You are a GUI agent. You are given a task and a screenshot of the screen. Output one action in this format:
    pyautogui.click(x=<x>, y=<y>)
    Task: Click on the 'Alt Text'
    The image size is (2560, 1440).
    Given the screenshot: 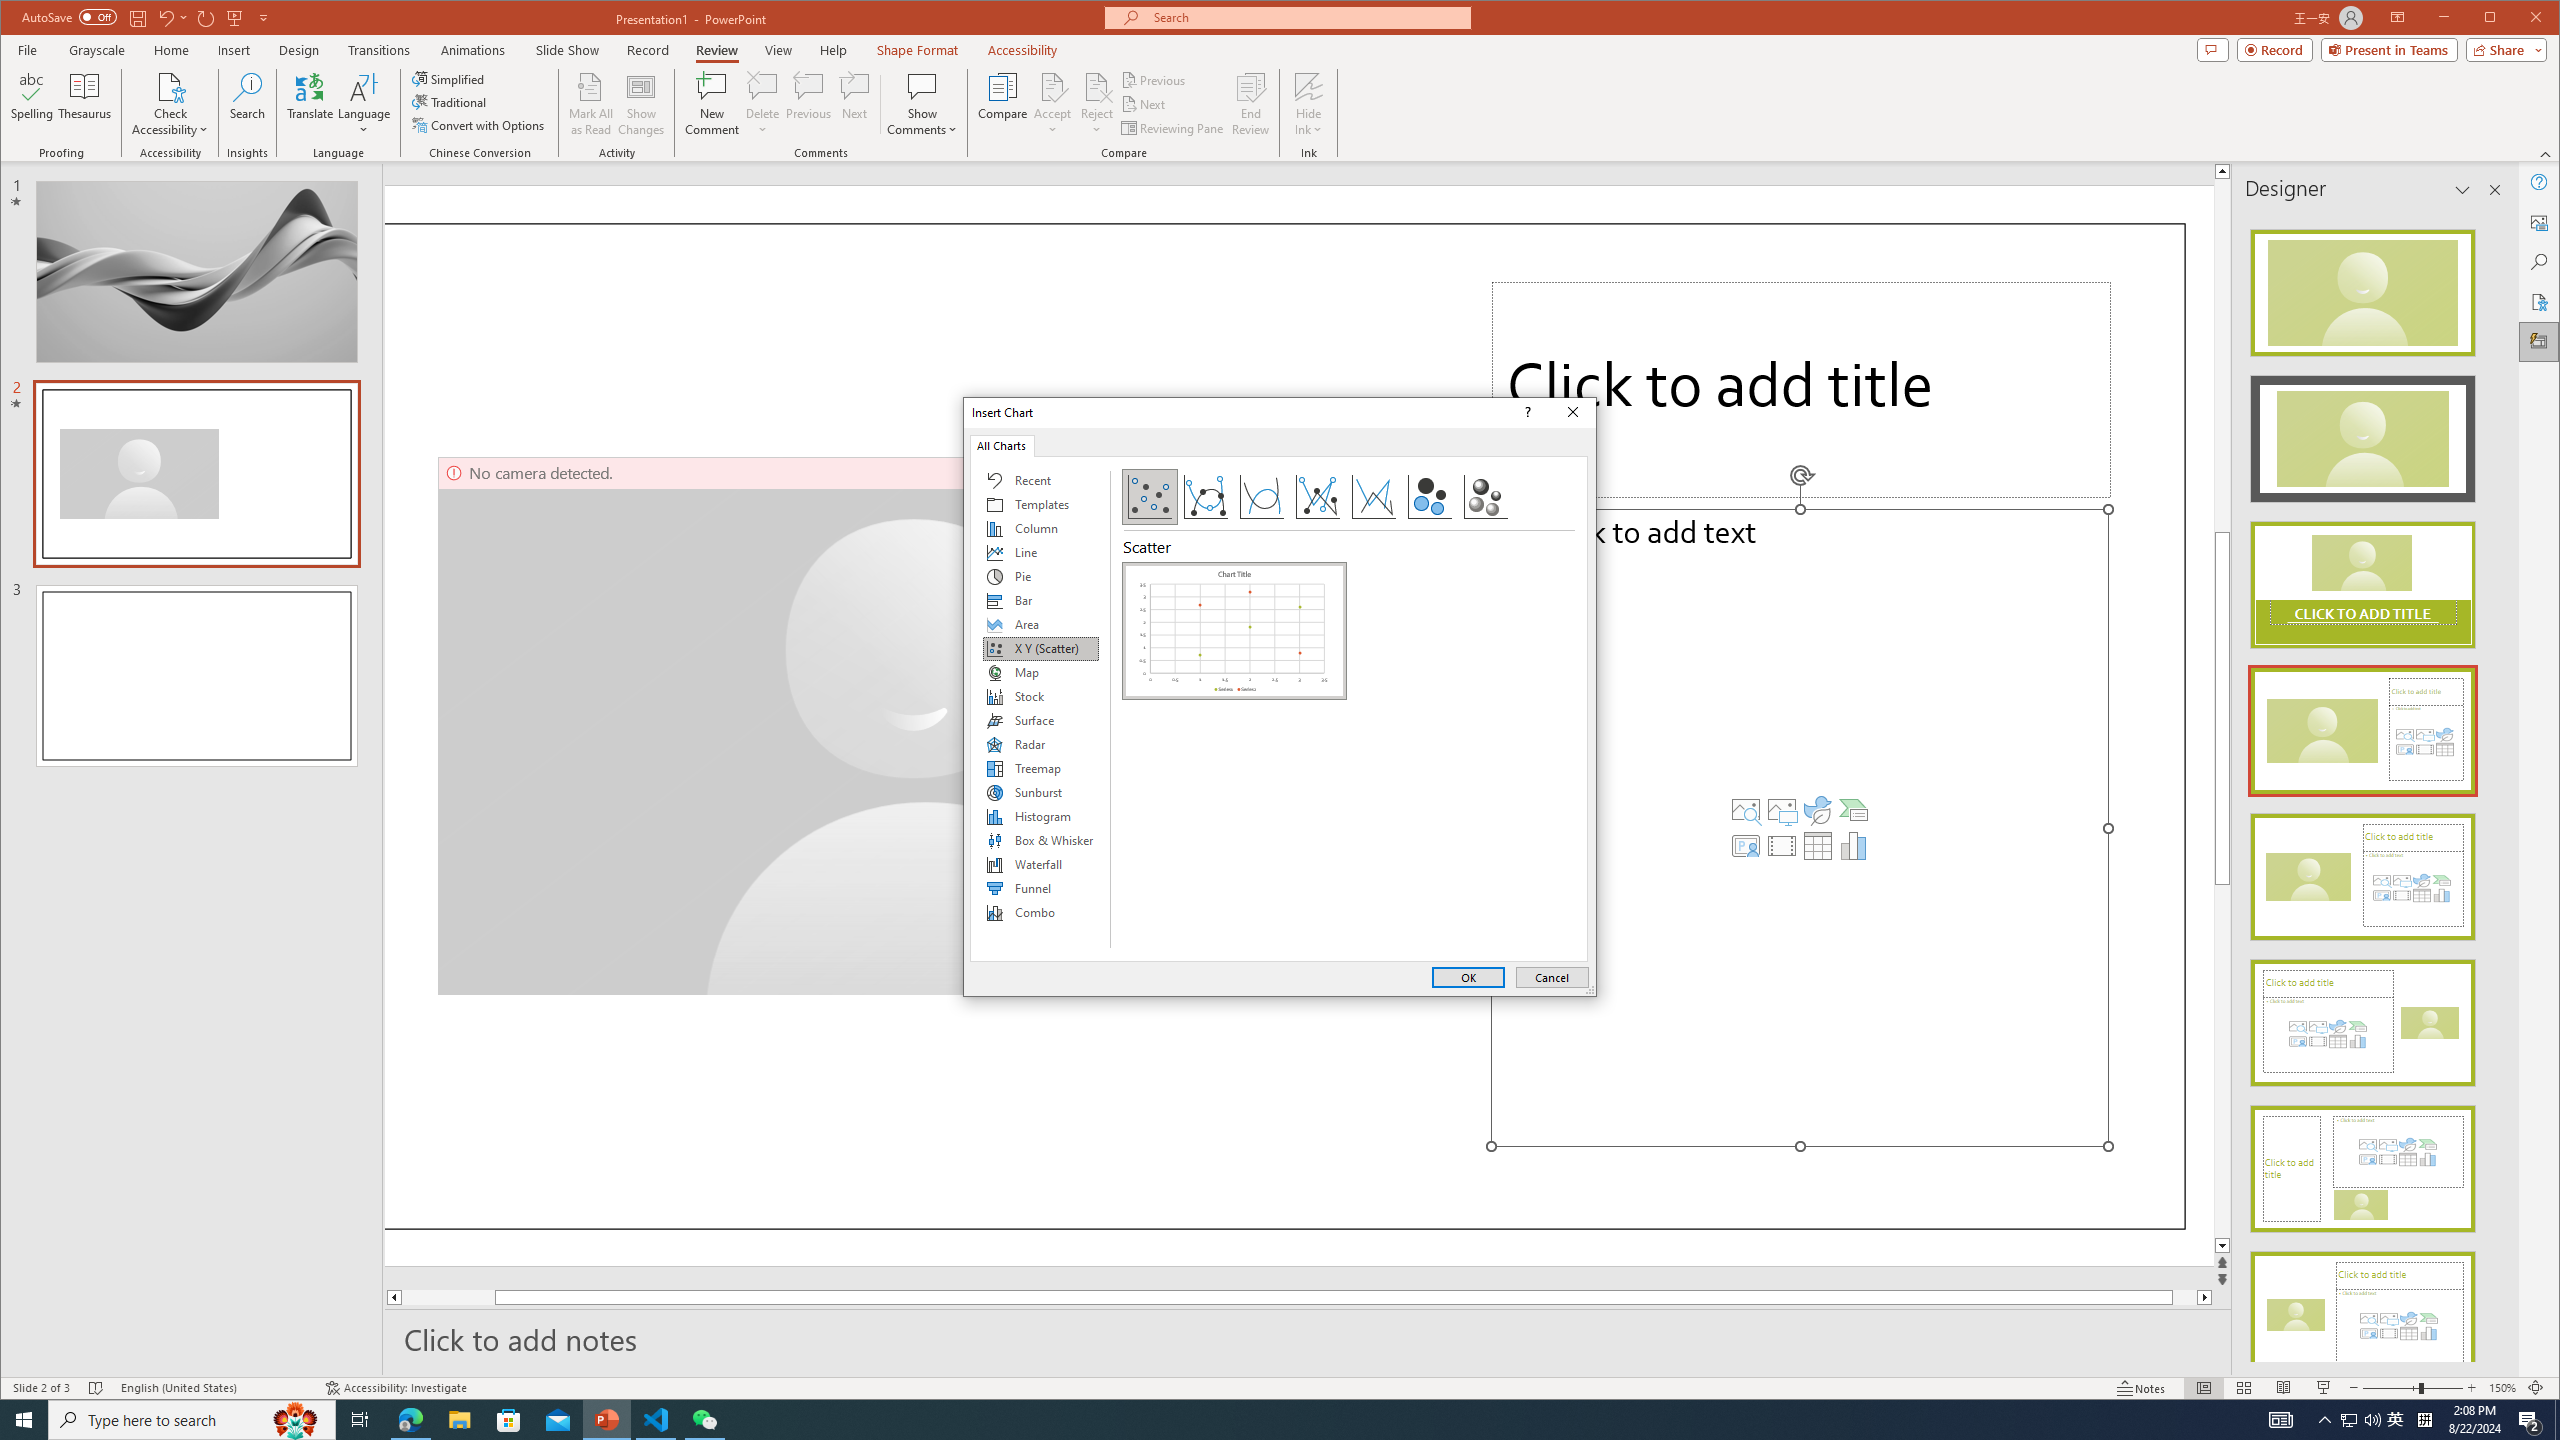 What is the action you would take?
    pyautogui.click(x=2539, y=221)
    